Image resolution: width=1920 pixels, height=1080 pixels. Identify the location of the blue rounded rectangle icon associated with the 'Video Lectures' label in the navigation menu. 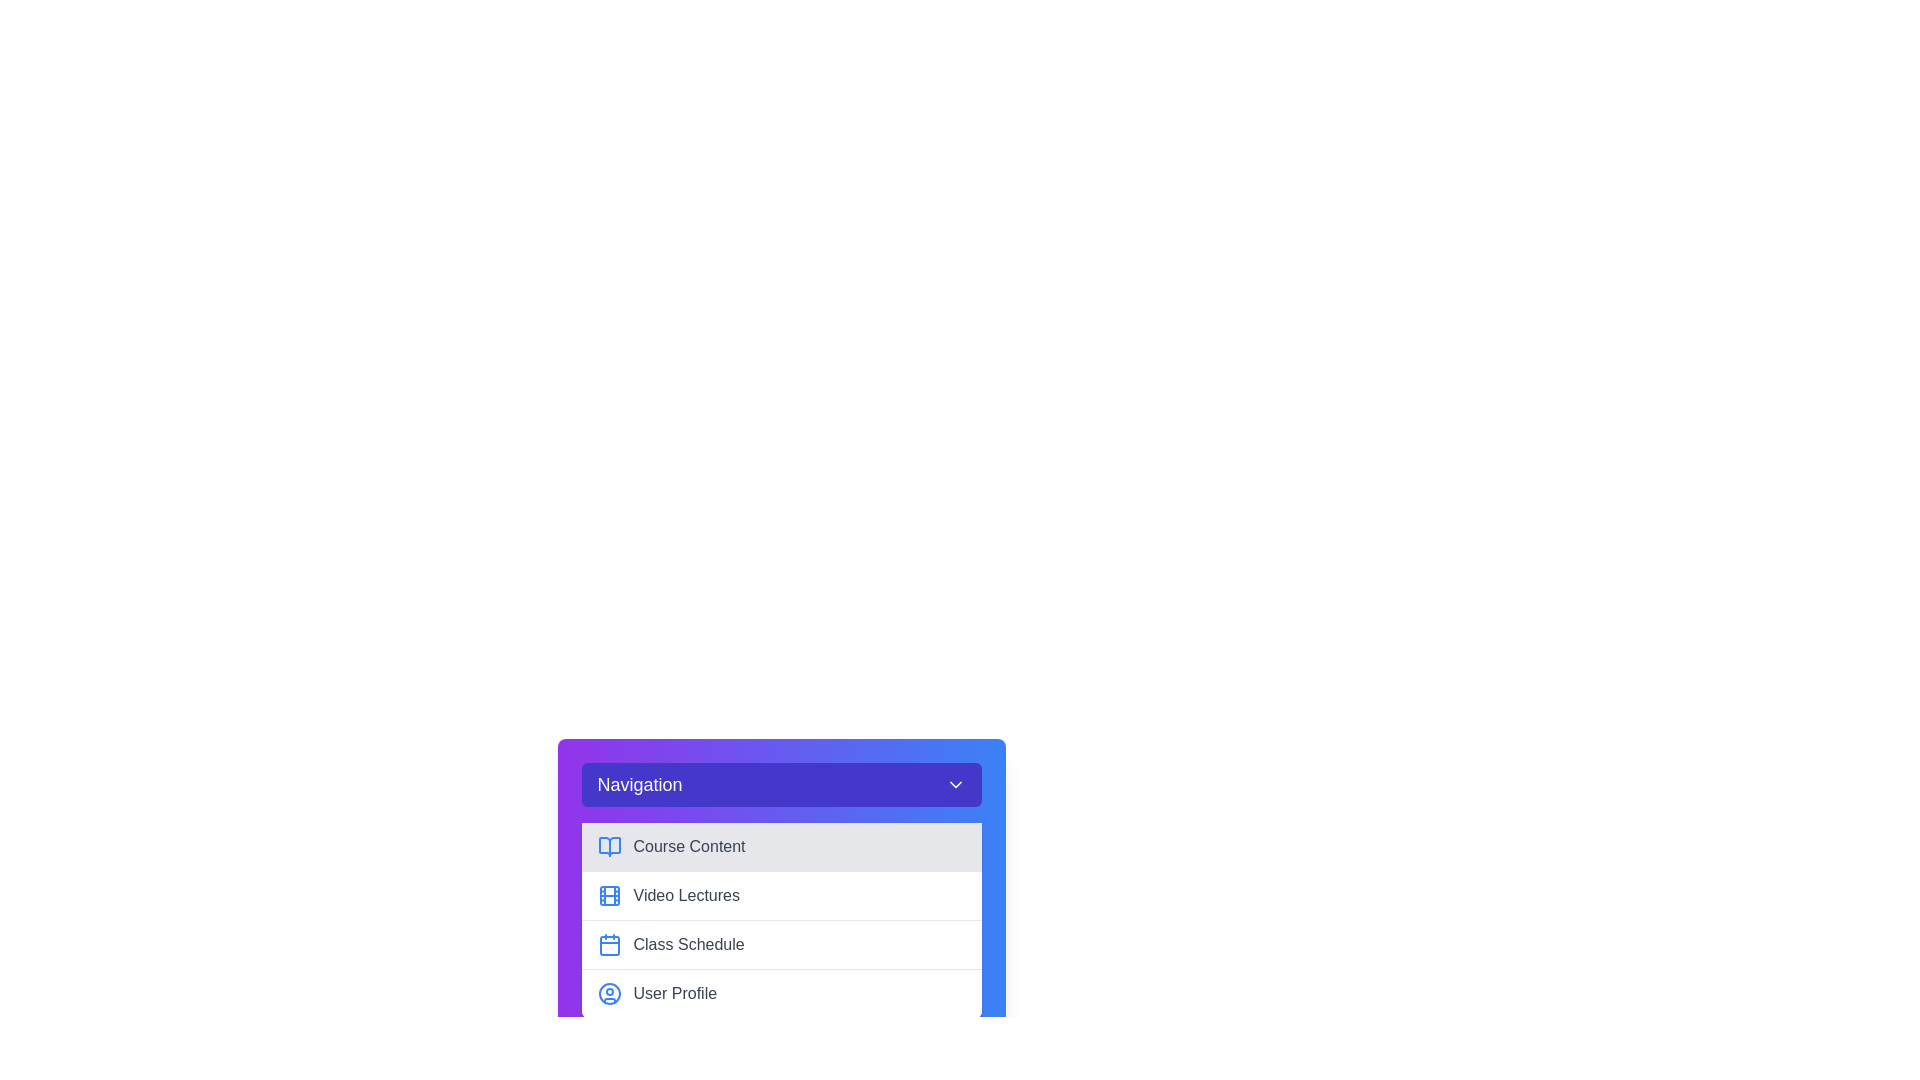
(608, 894).